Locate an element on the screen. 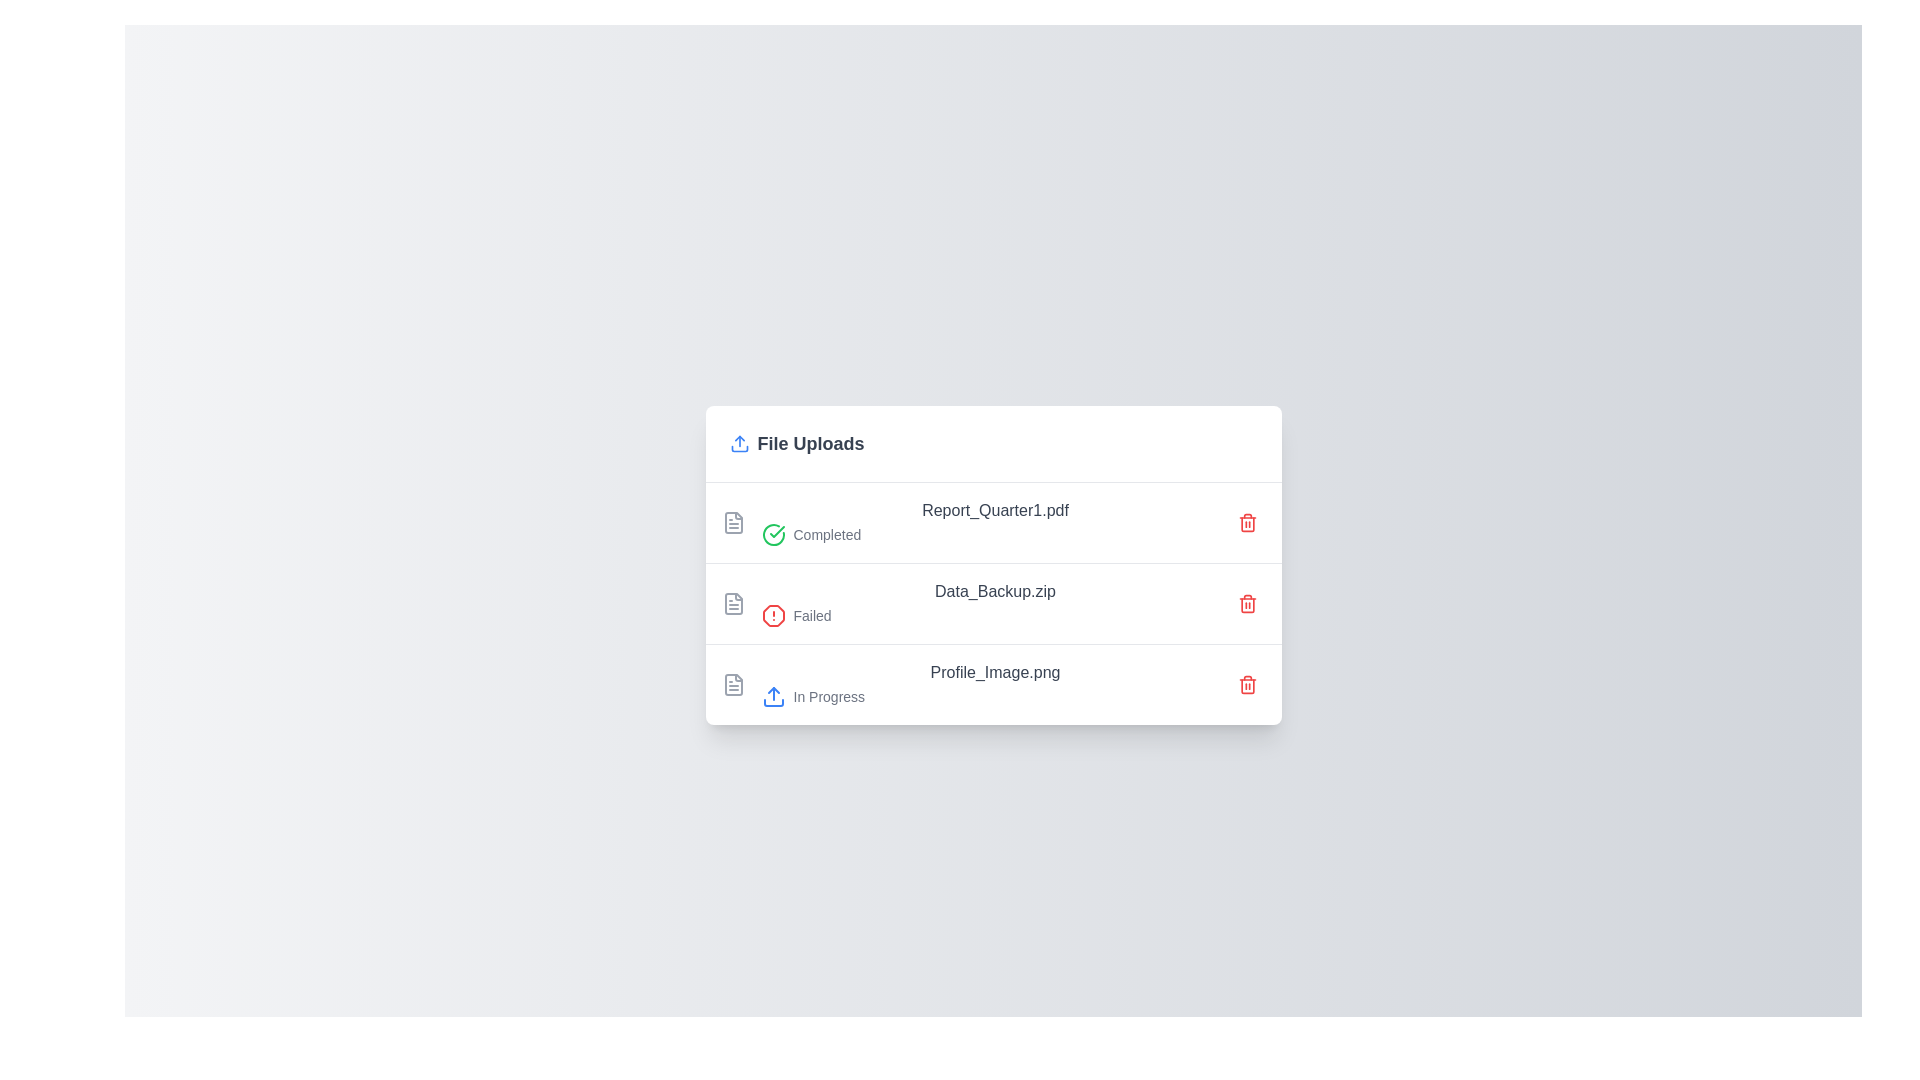 This screenshot has width=1920, height=1080. the 'In Progress' status icon located in the third row of the file upload status list, which is aligned to the left of the 'In Progress' status label is located at coordinates (772, 695).